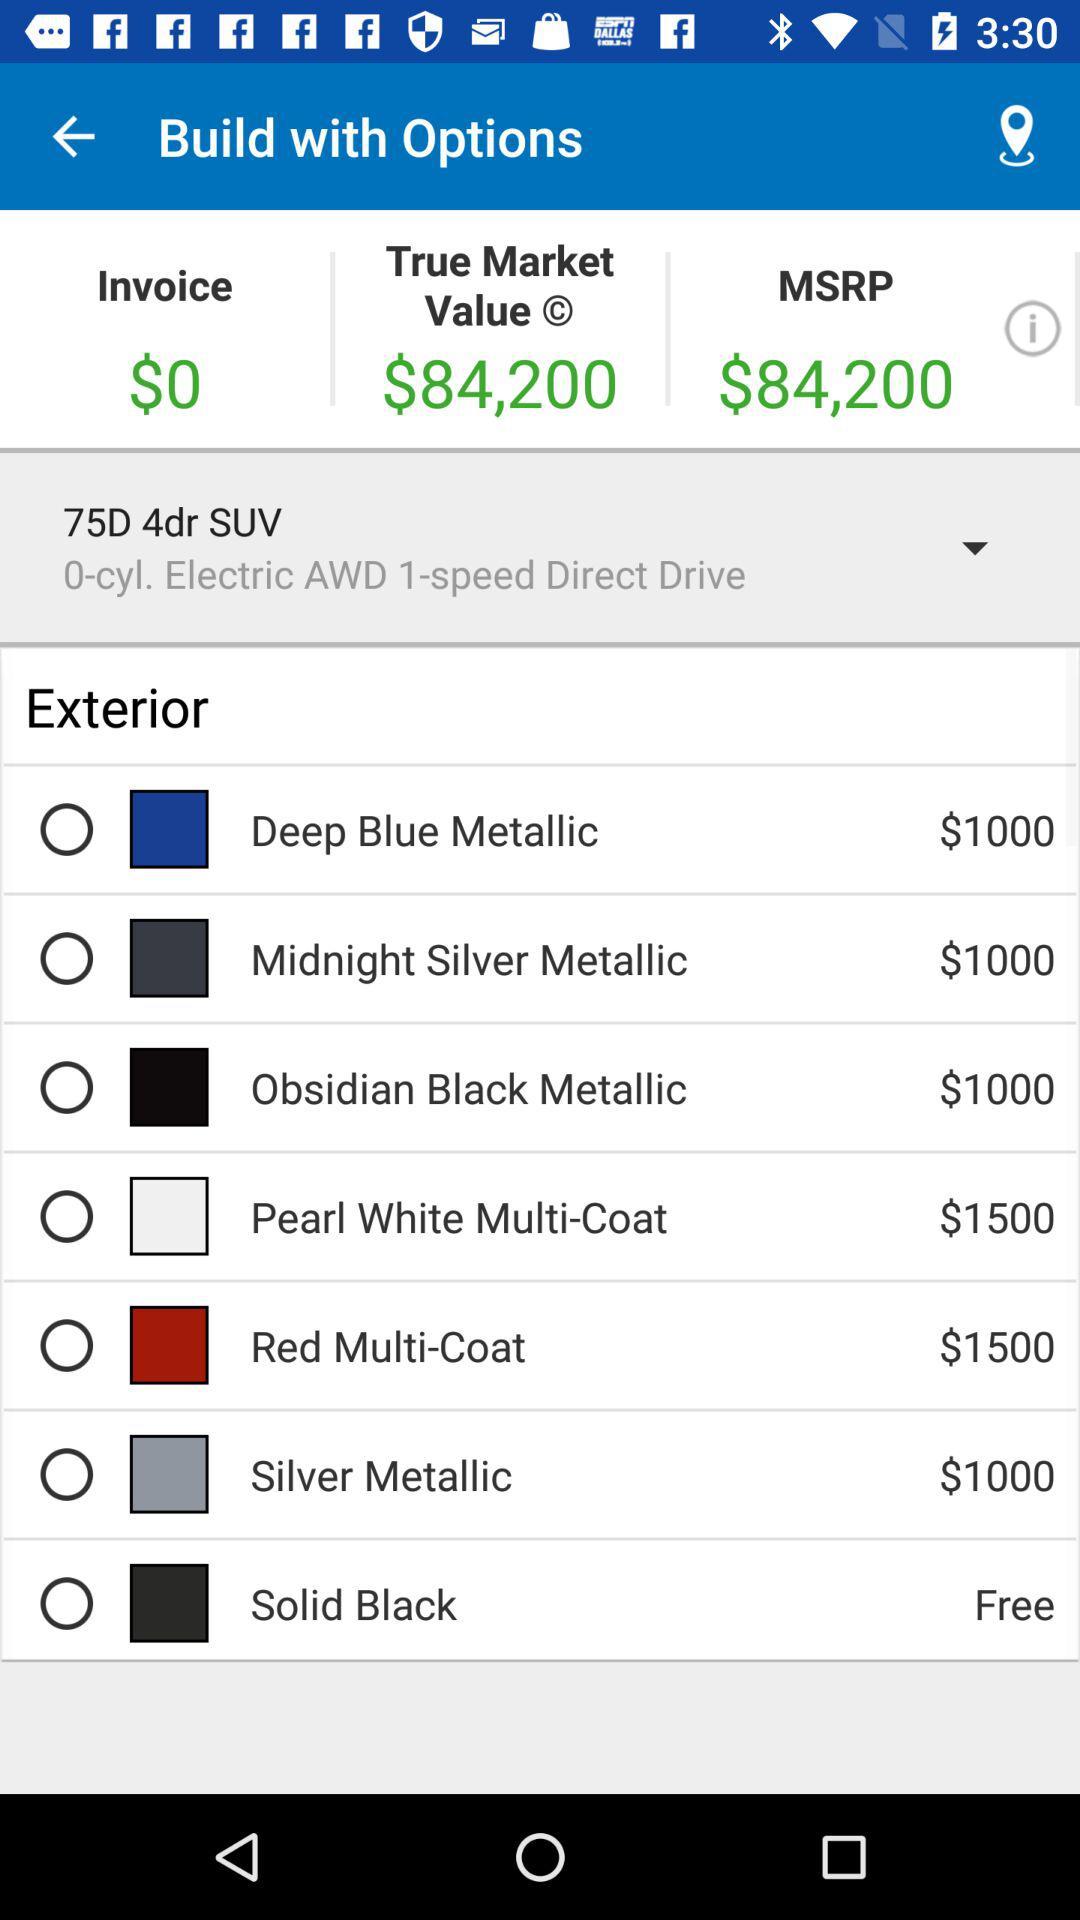 The width and height of the screenshot is (1080, 1920). I want to click on show pricing information, so click(1032, 328).